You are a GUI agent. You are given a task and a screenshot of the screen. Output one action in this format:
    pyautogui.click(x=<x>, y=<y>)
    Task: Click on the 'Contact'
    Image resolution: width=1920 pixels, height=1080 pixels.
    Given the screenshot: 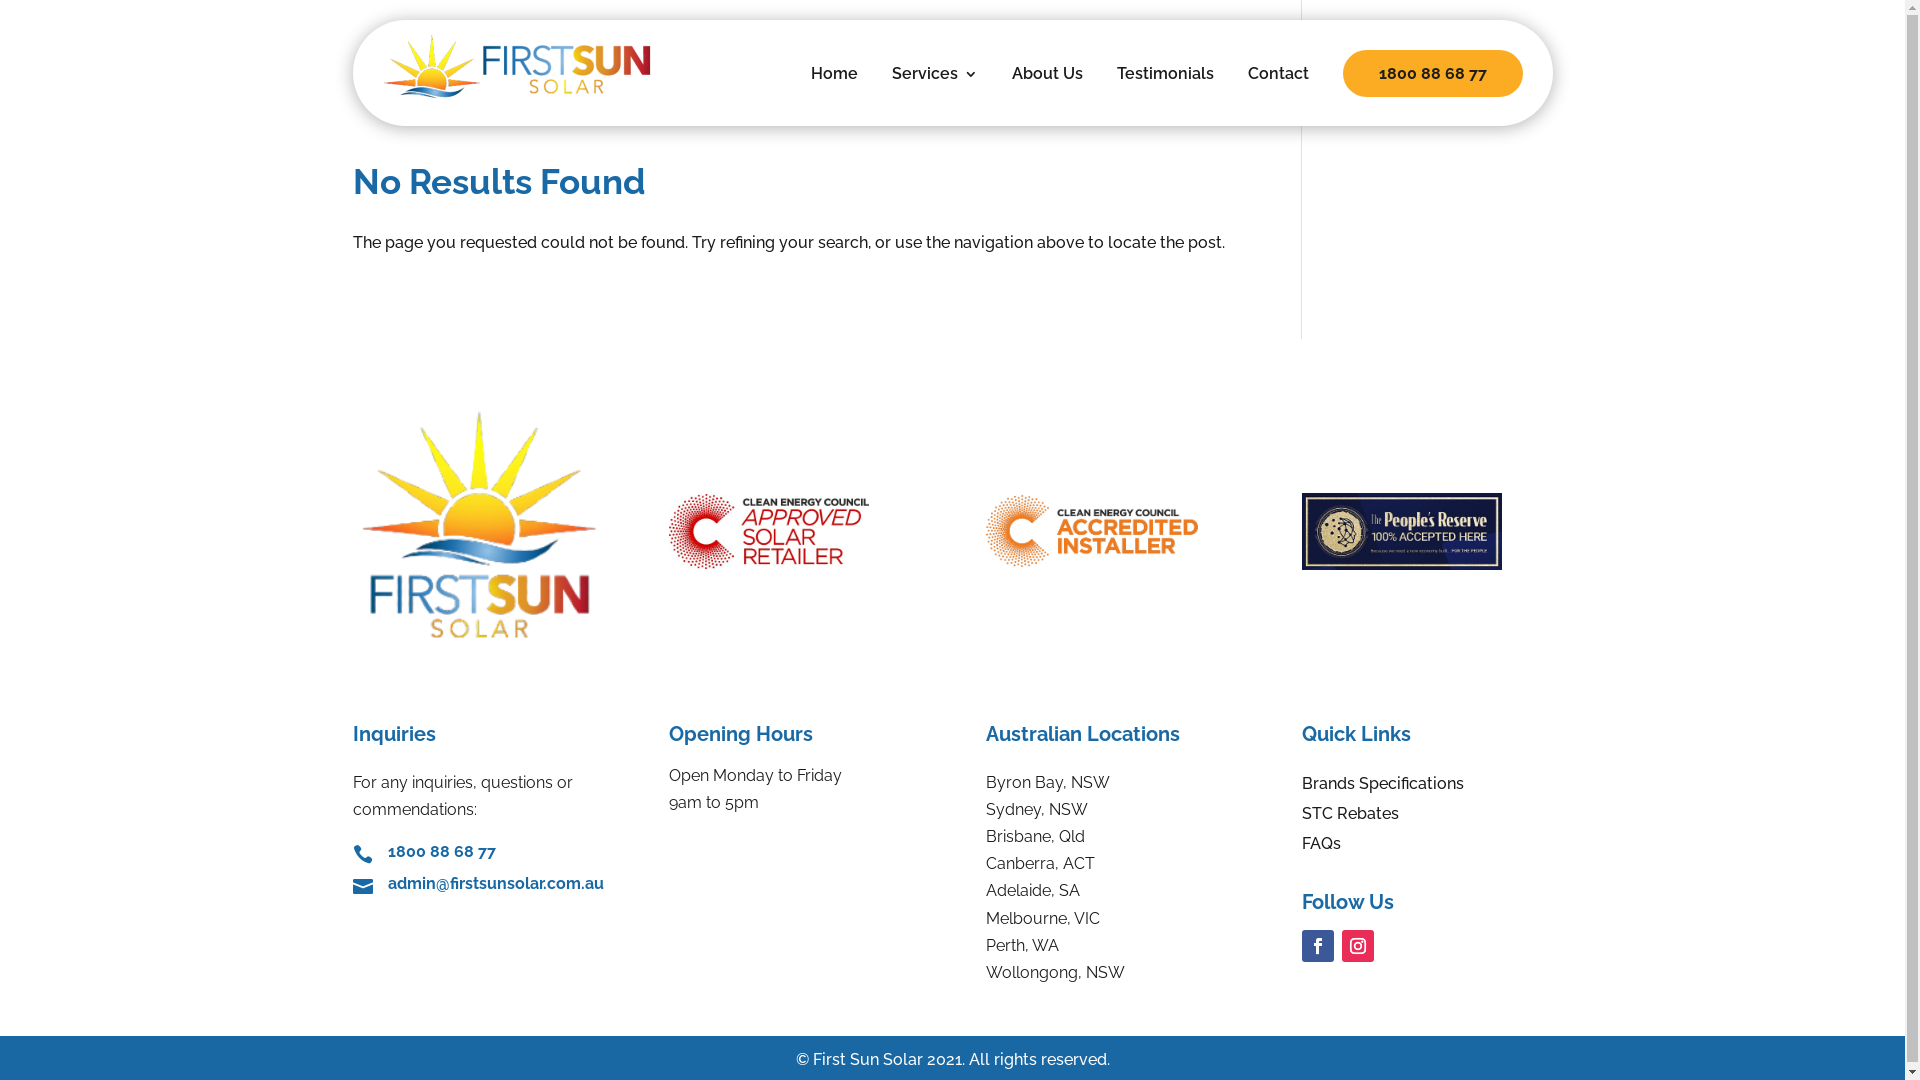 What is the action you would take?
    pyautogui.click(x=1277, y=87)
    